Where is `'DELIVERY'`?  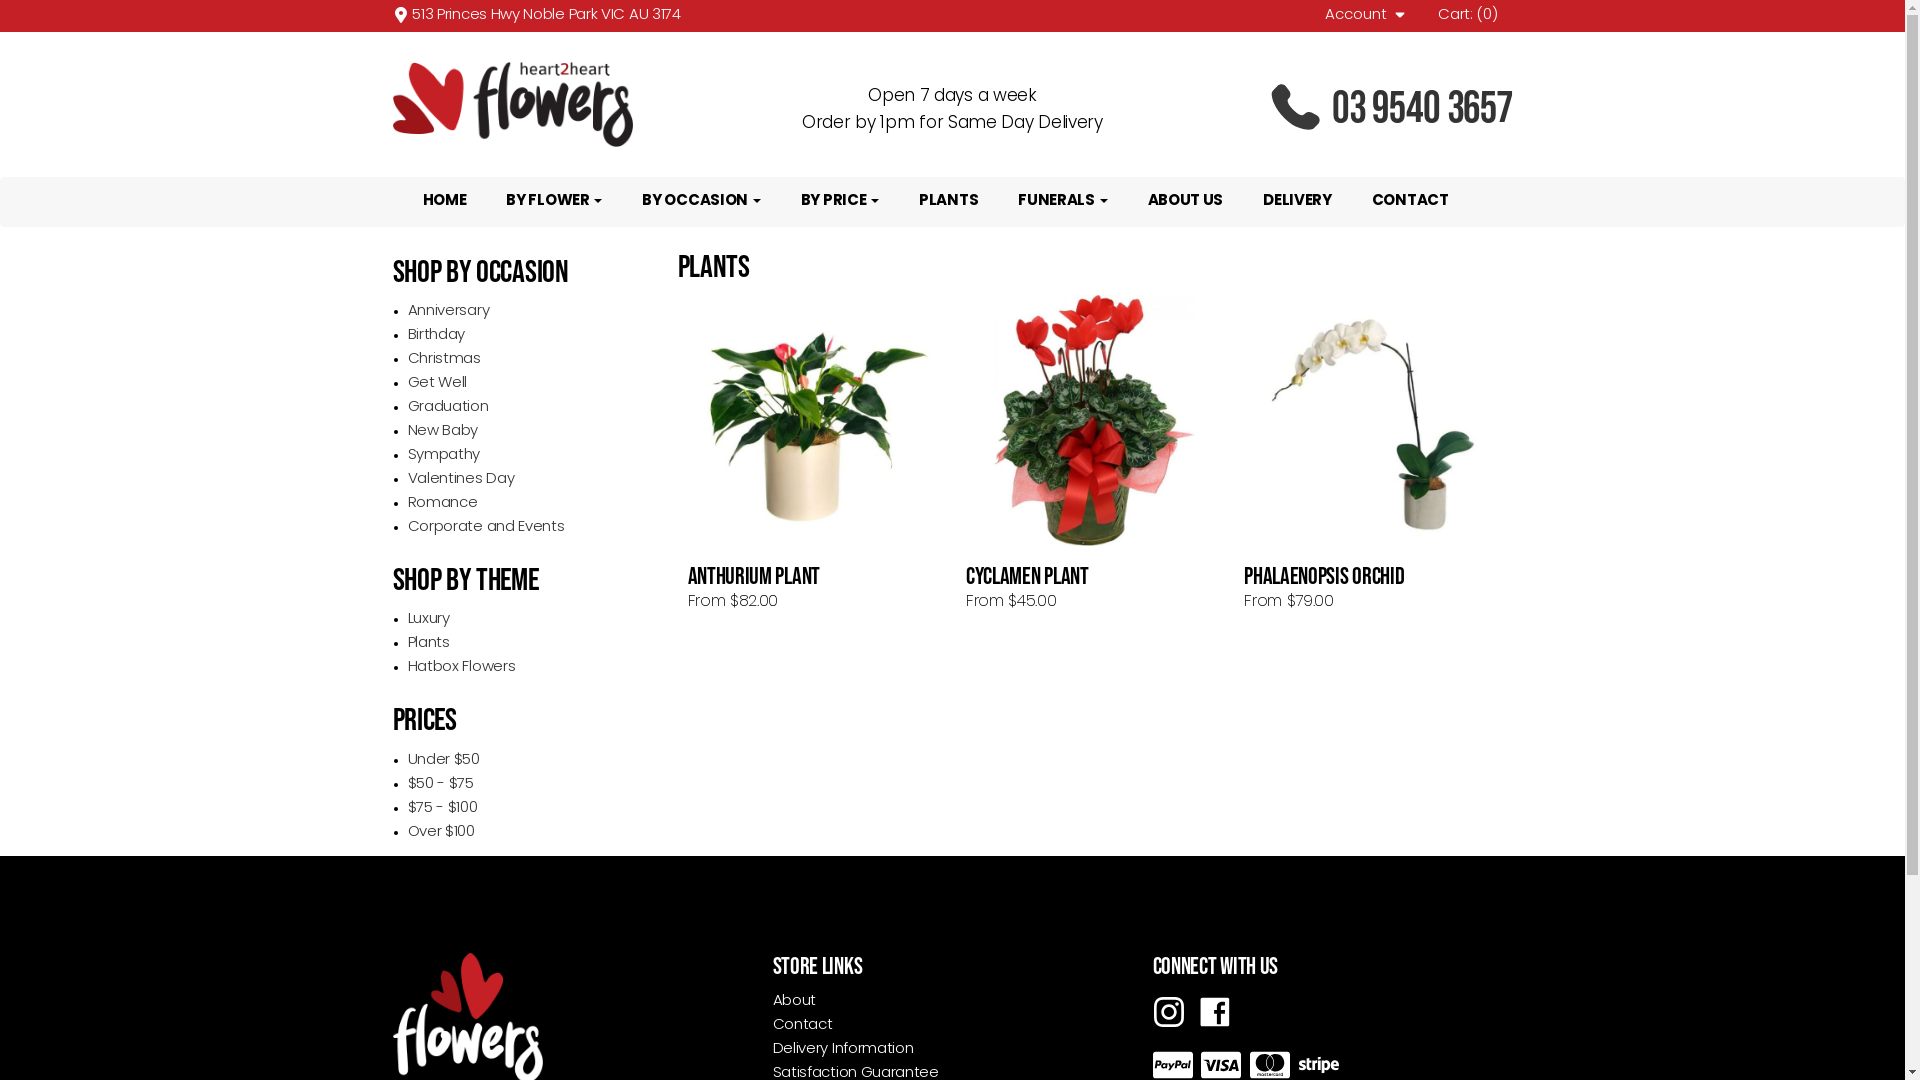
'DELIVERY' is located at coordinates (1297, 201).